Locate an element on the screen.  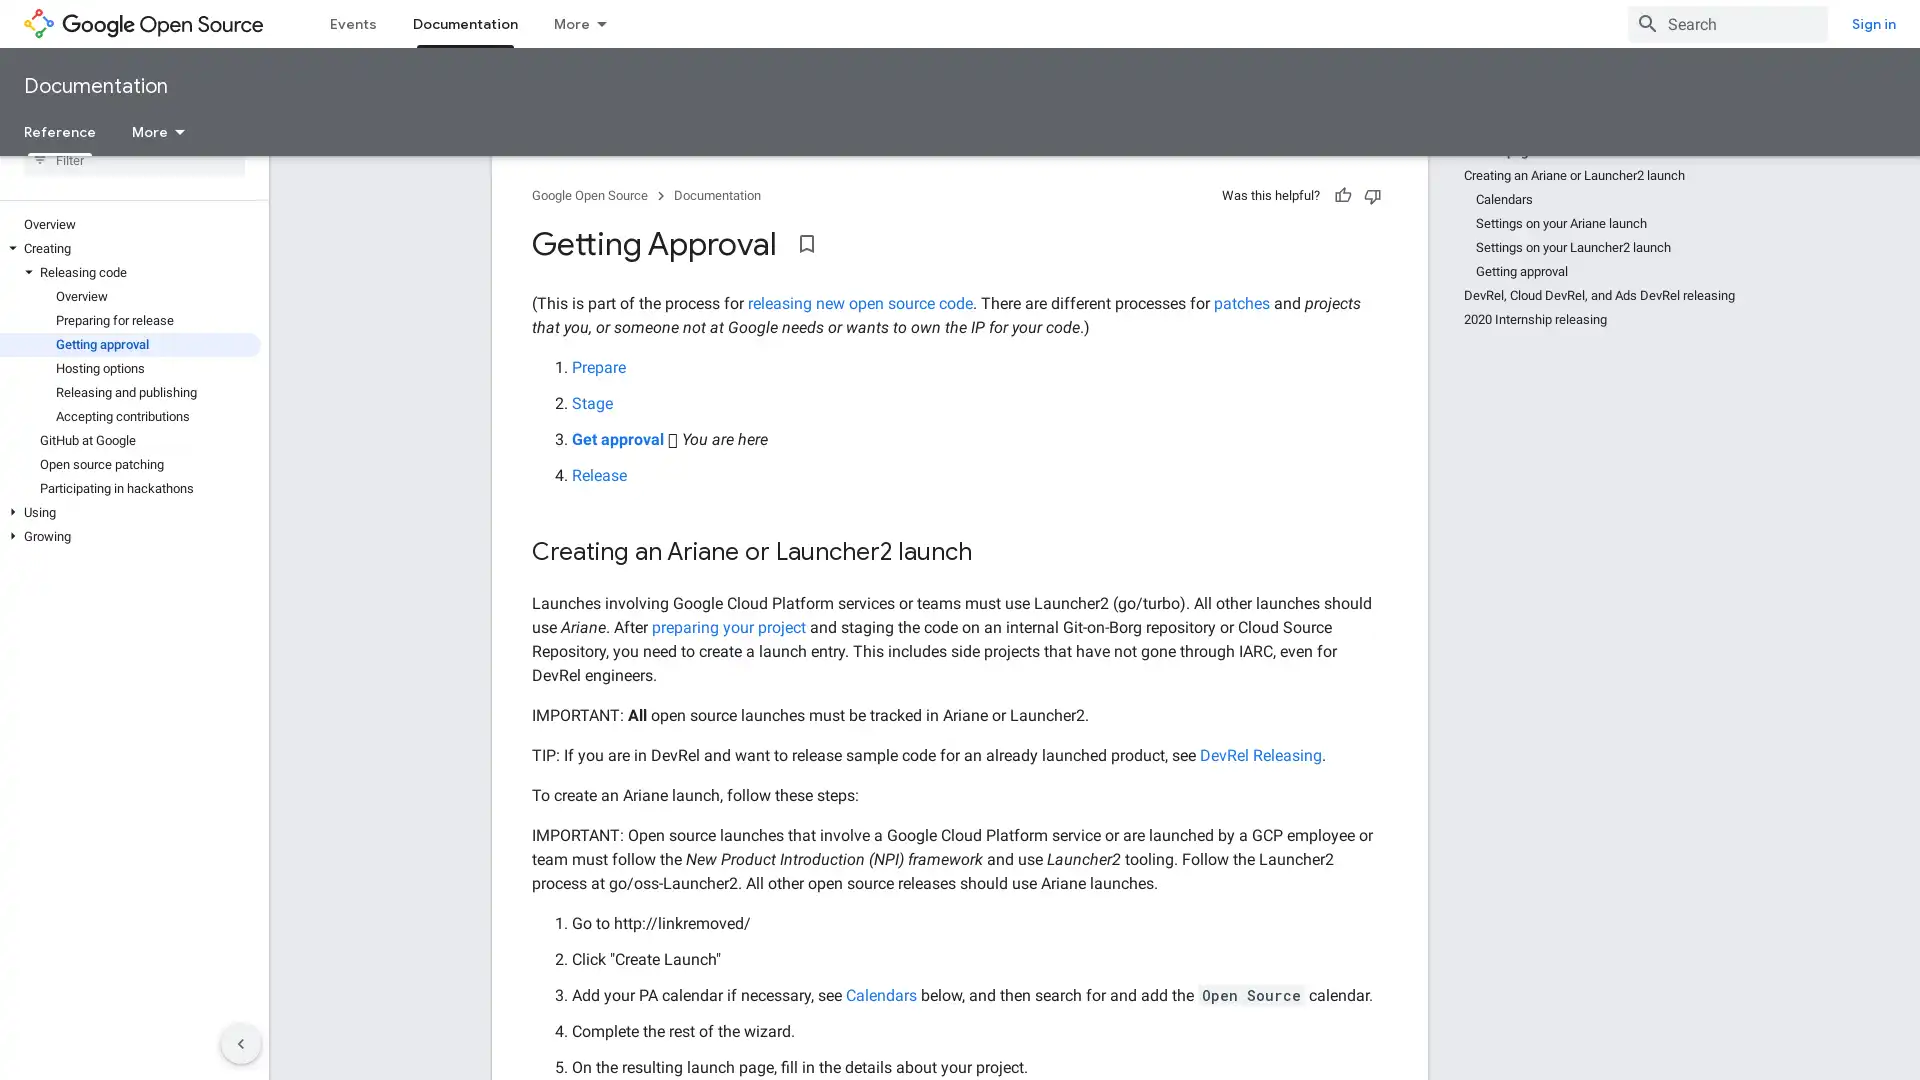
Helpful is located at coordinates (1343, 230).